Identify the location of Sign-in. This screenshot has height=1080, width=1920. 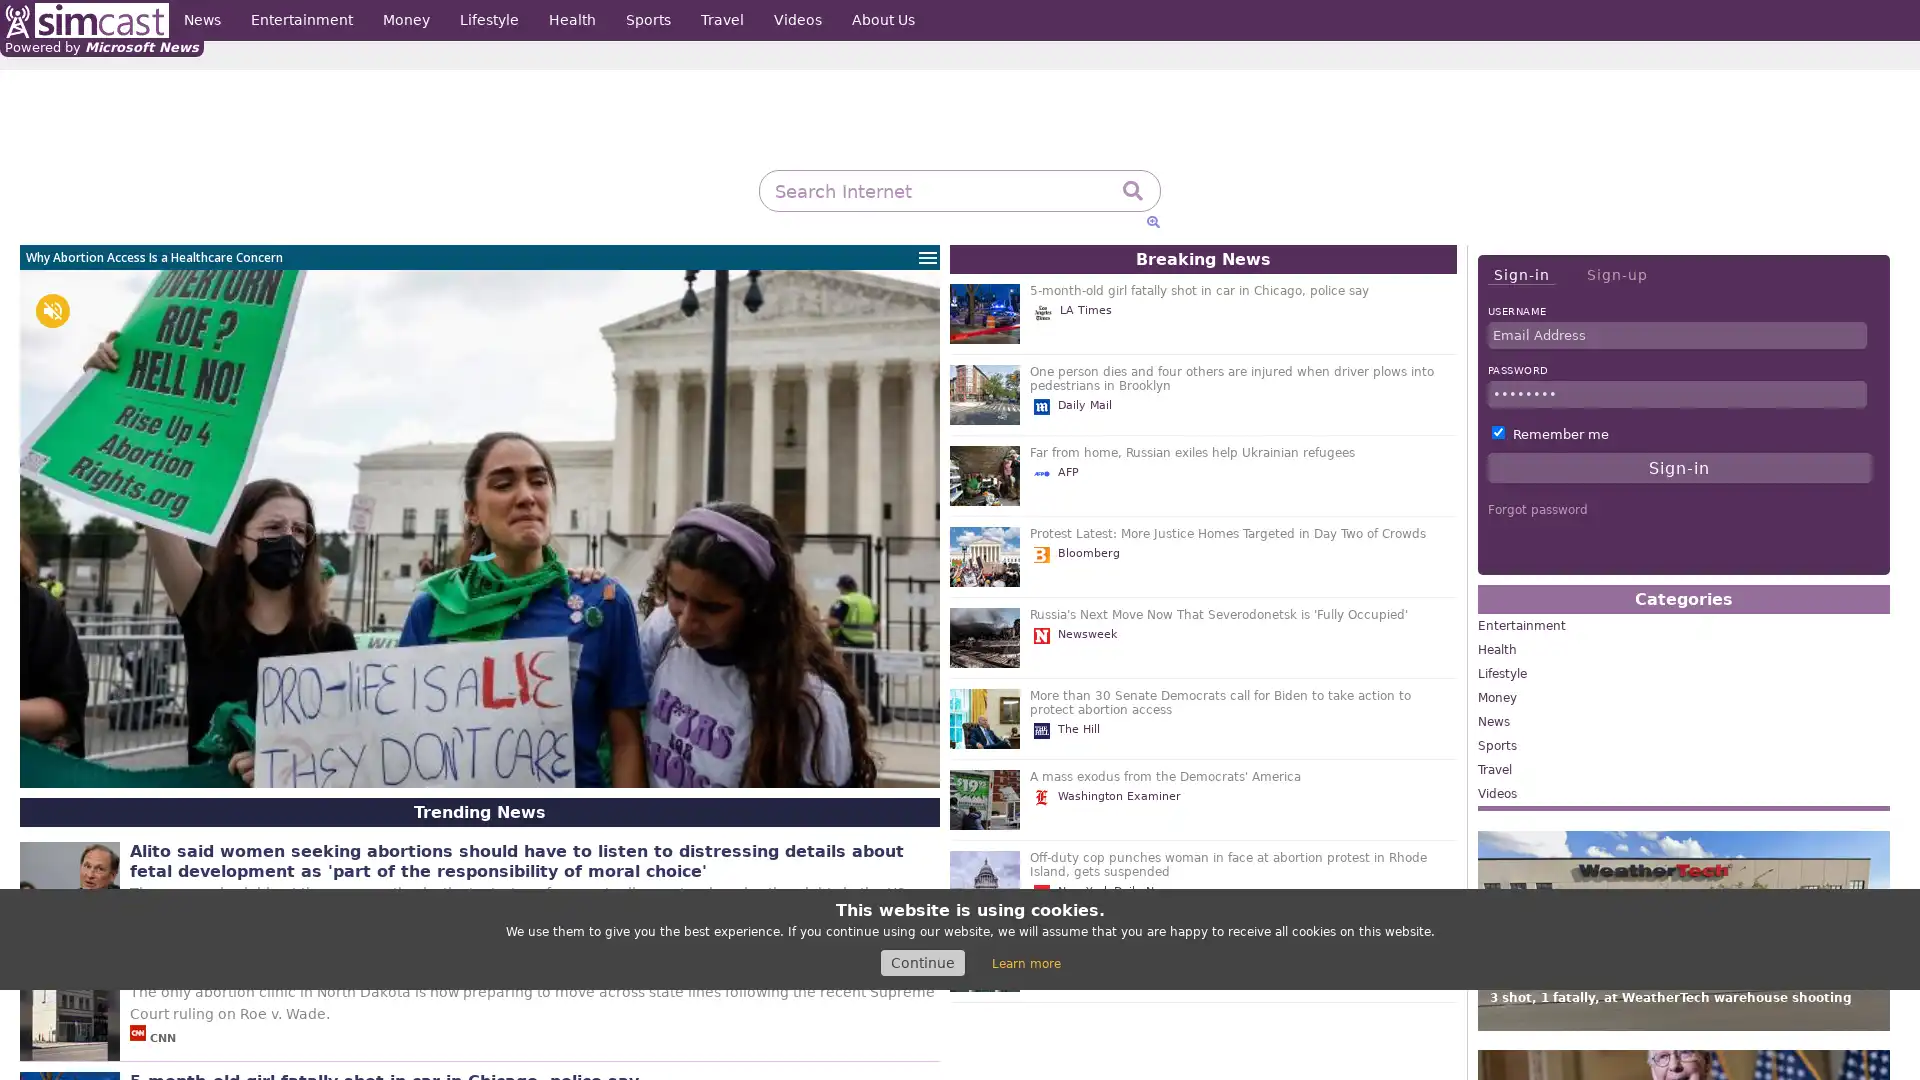
(1679, 467).